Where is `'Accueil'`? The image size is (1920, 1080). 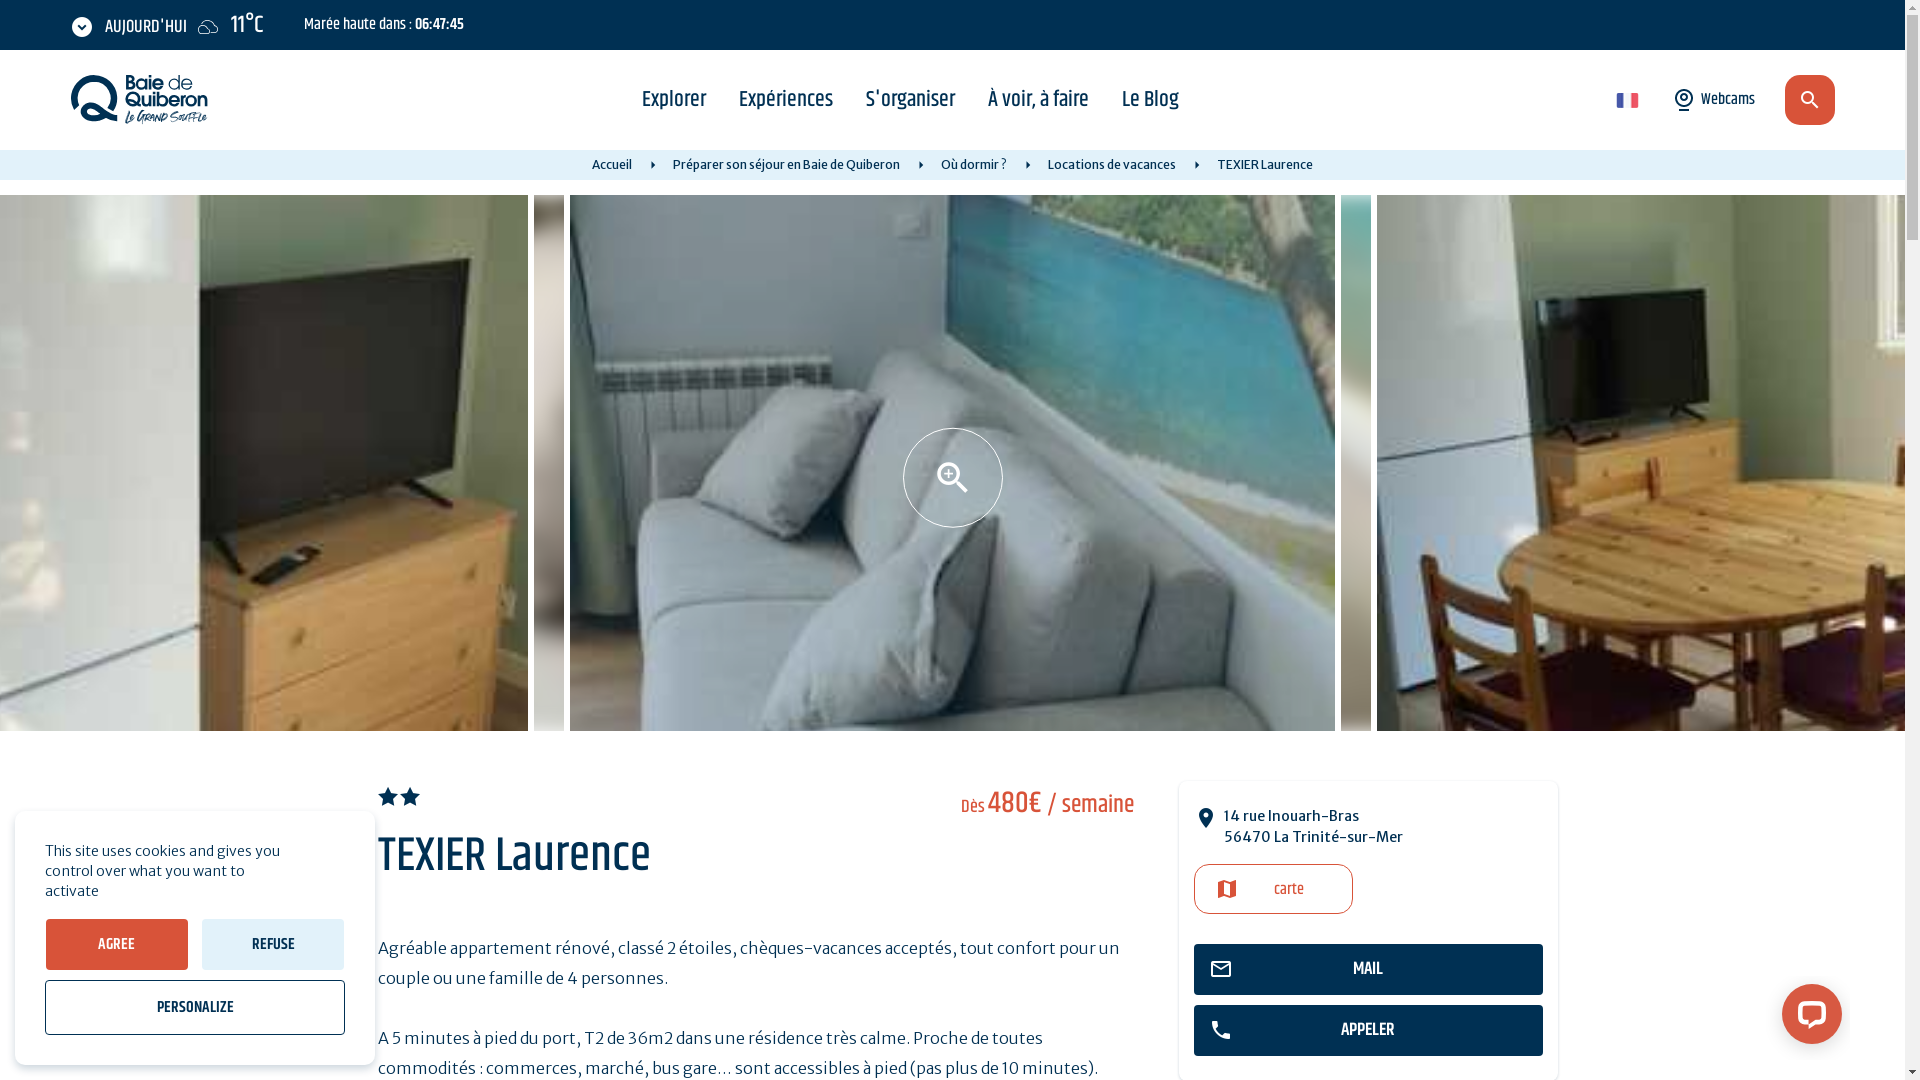 'Accueil' is located at coordinates (610, 163).